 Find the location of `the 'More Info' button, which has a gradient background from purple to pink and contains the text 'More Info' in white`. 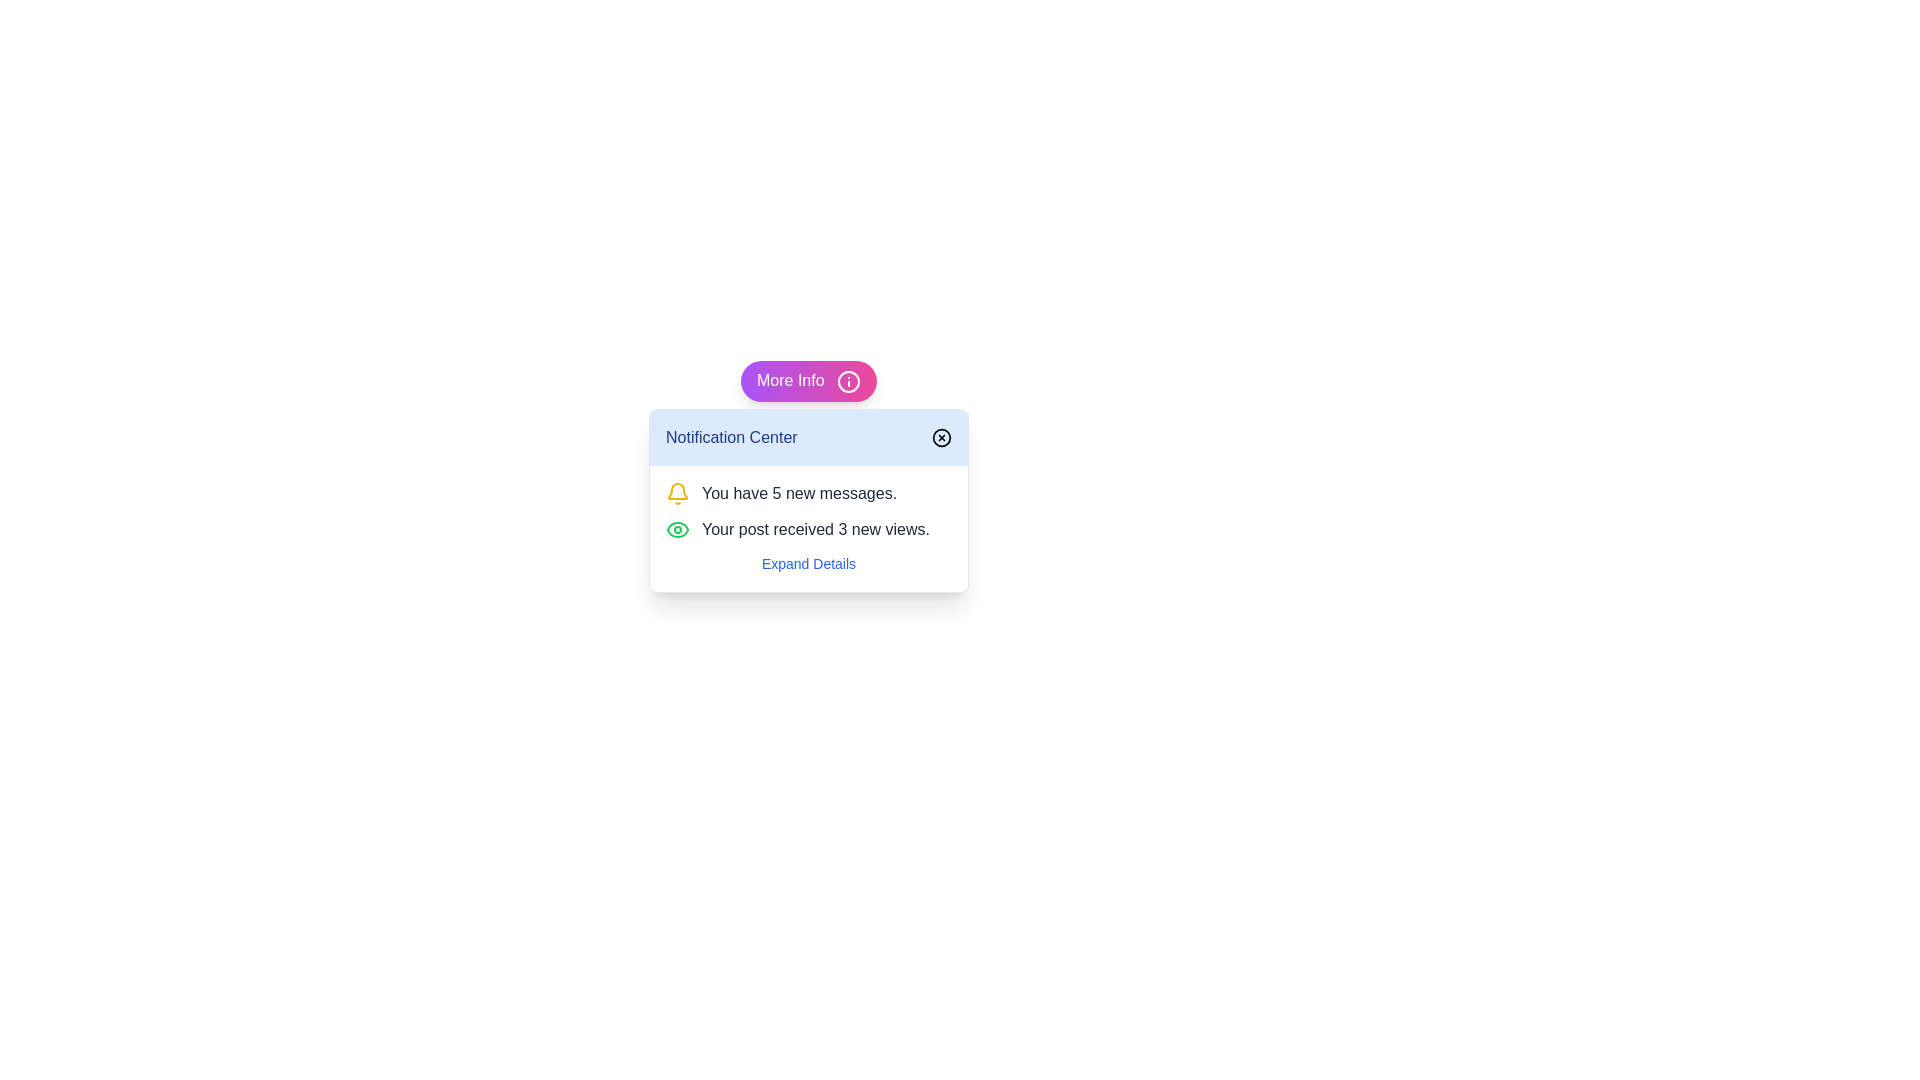

the 'More Info' button, which has a gradient background from purple to pink and contains the text 'More Info' in white is located at coordinates (809, 381).